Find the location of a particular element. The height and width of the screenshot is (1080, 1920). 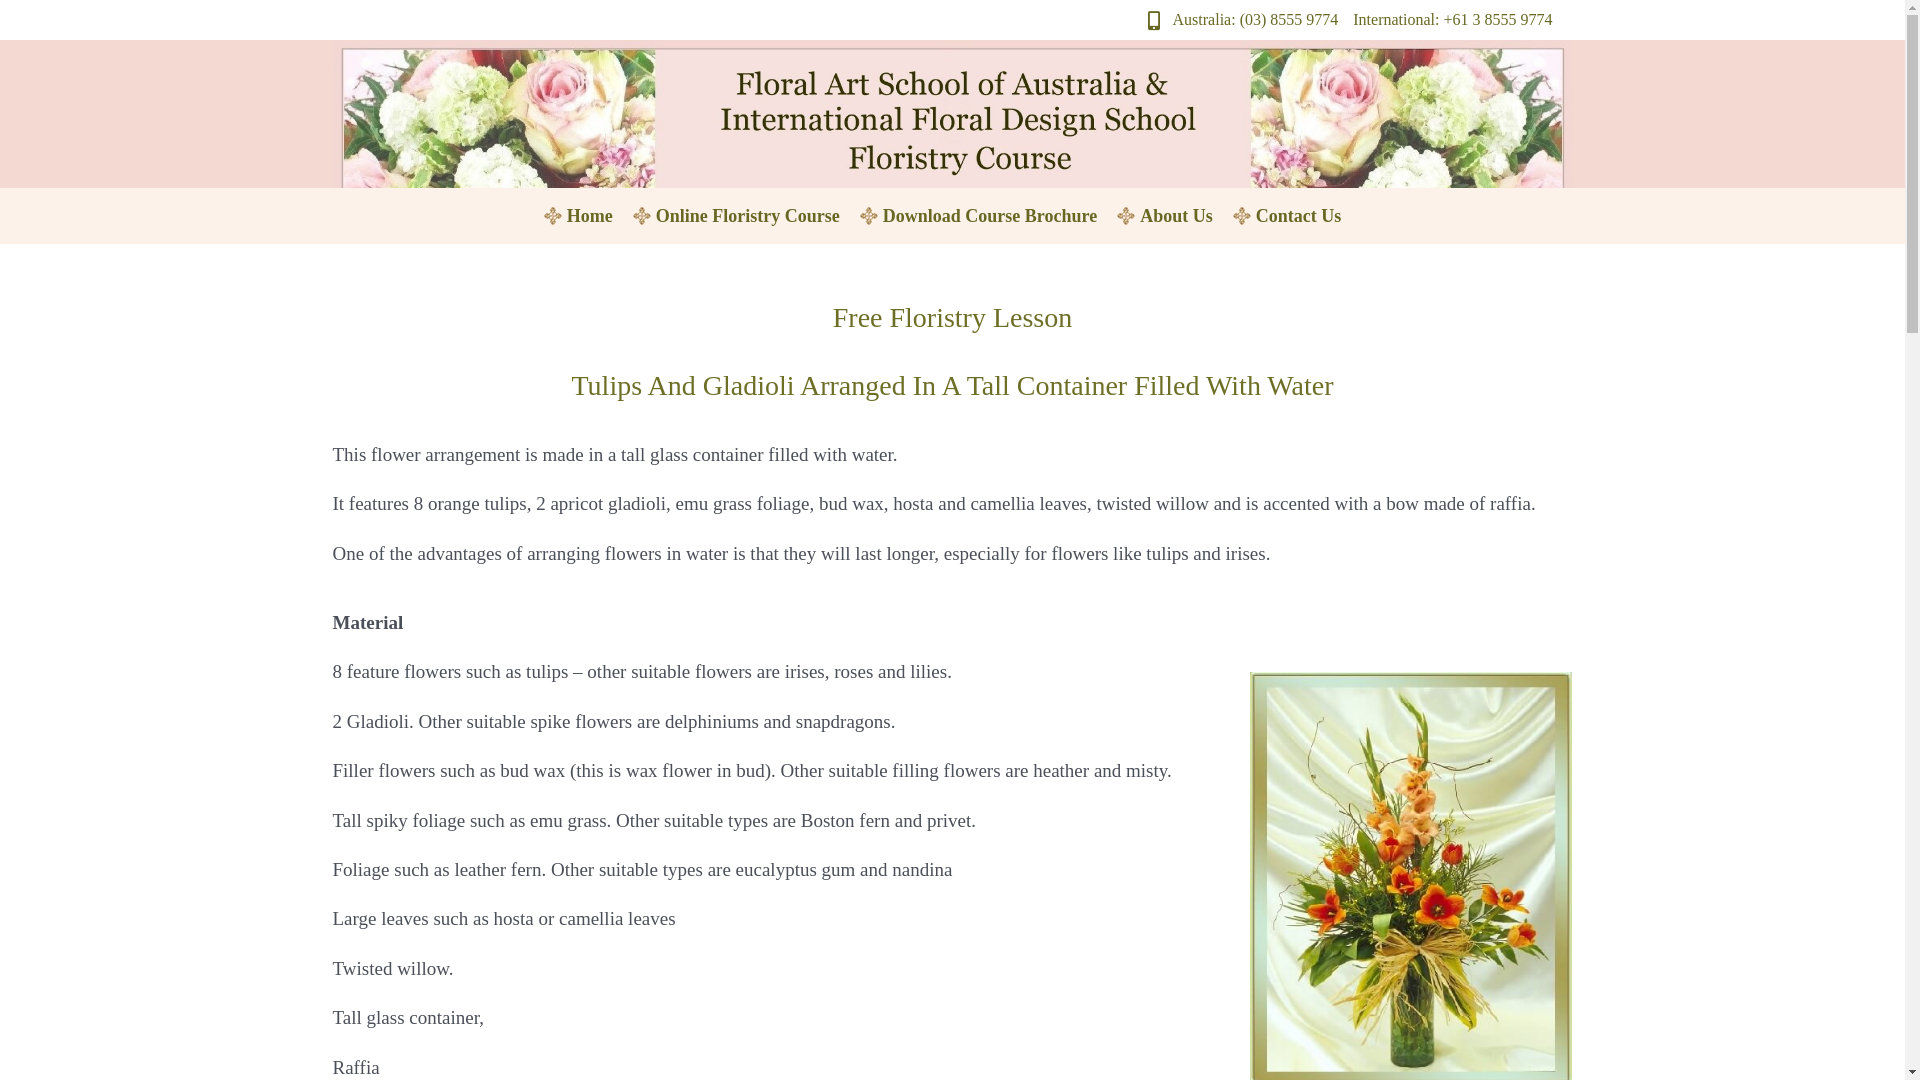

'About Us' is located at coordinates (1118, 216).